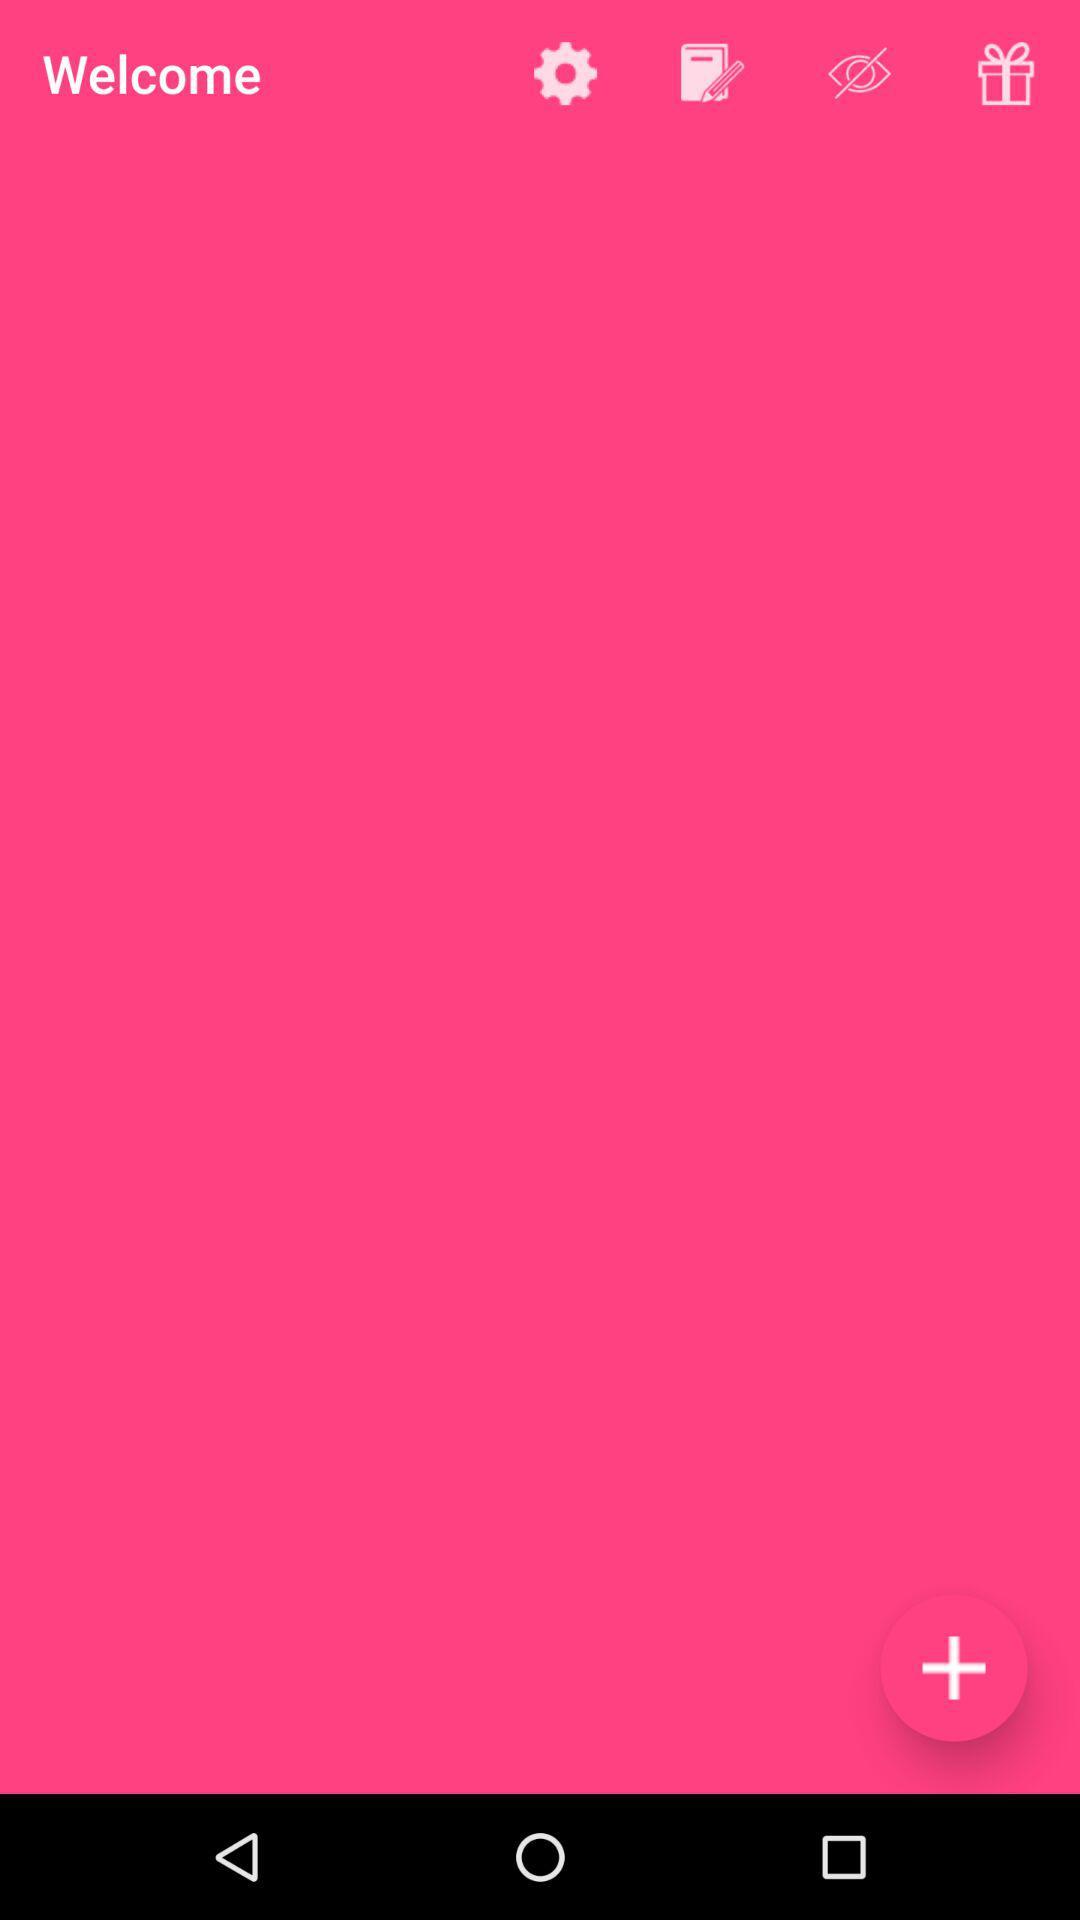  What do you see at coordinates (565, 73) in the screenshot?
I see `settings option` at bounding box center [565, 73].